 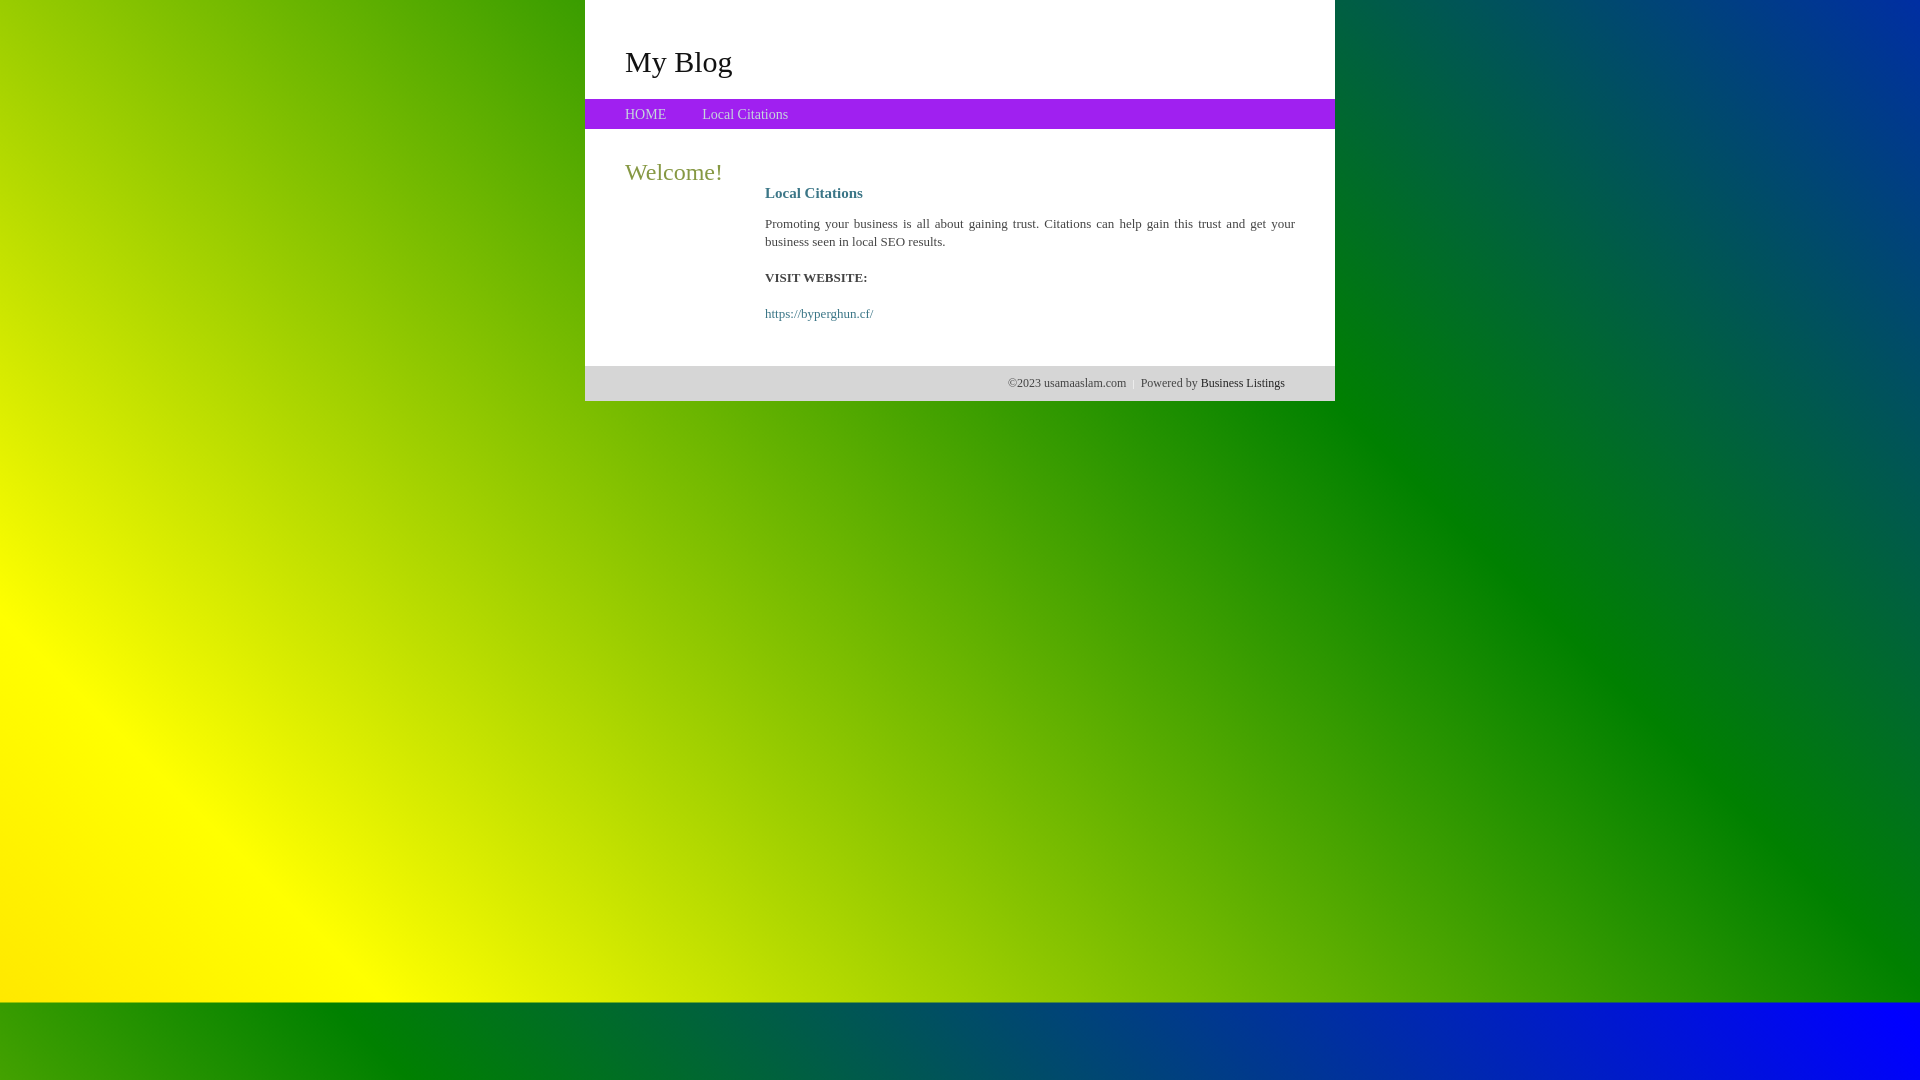 I want to click on 'https://byperghun.cf/', so click(x=763, y=313).